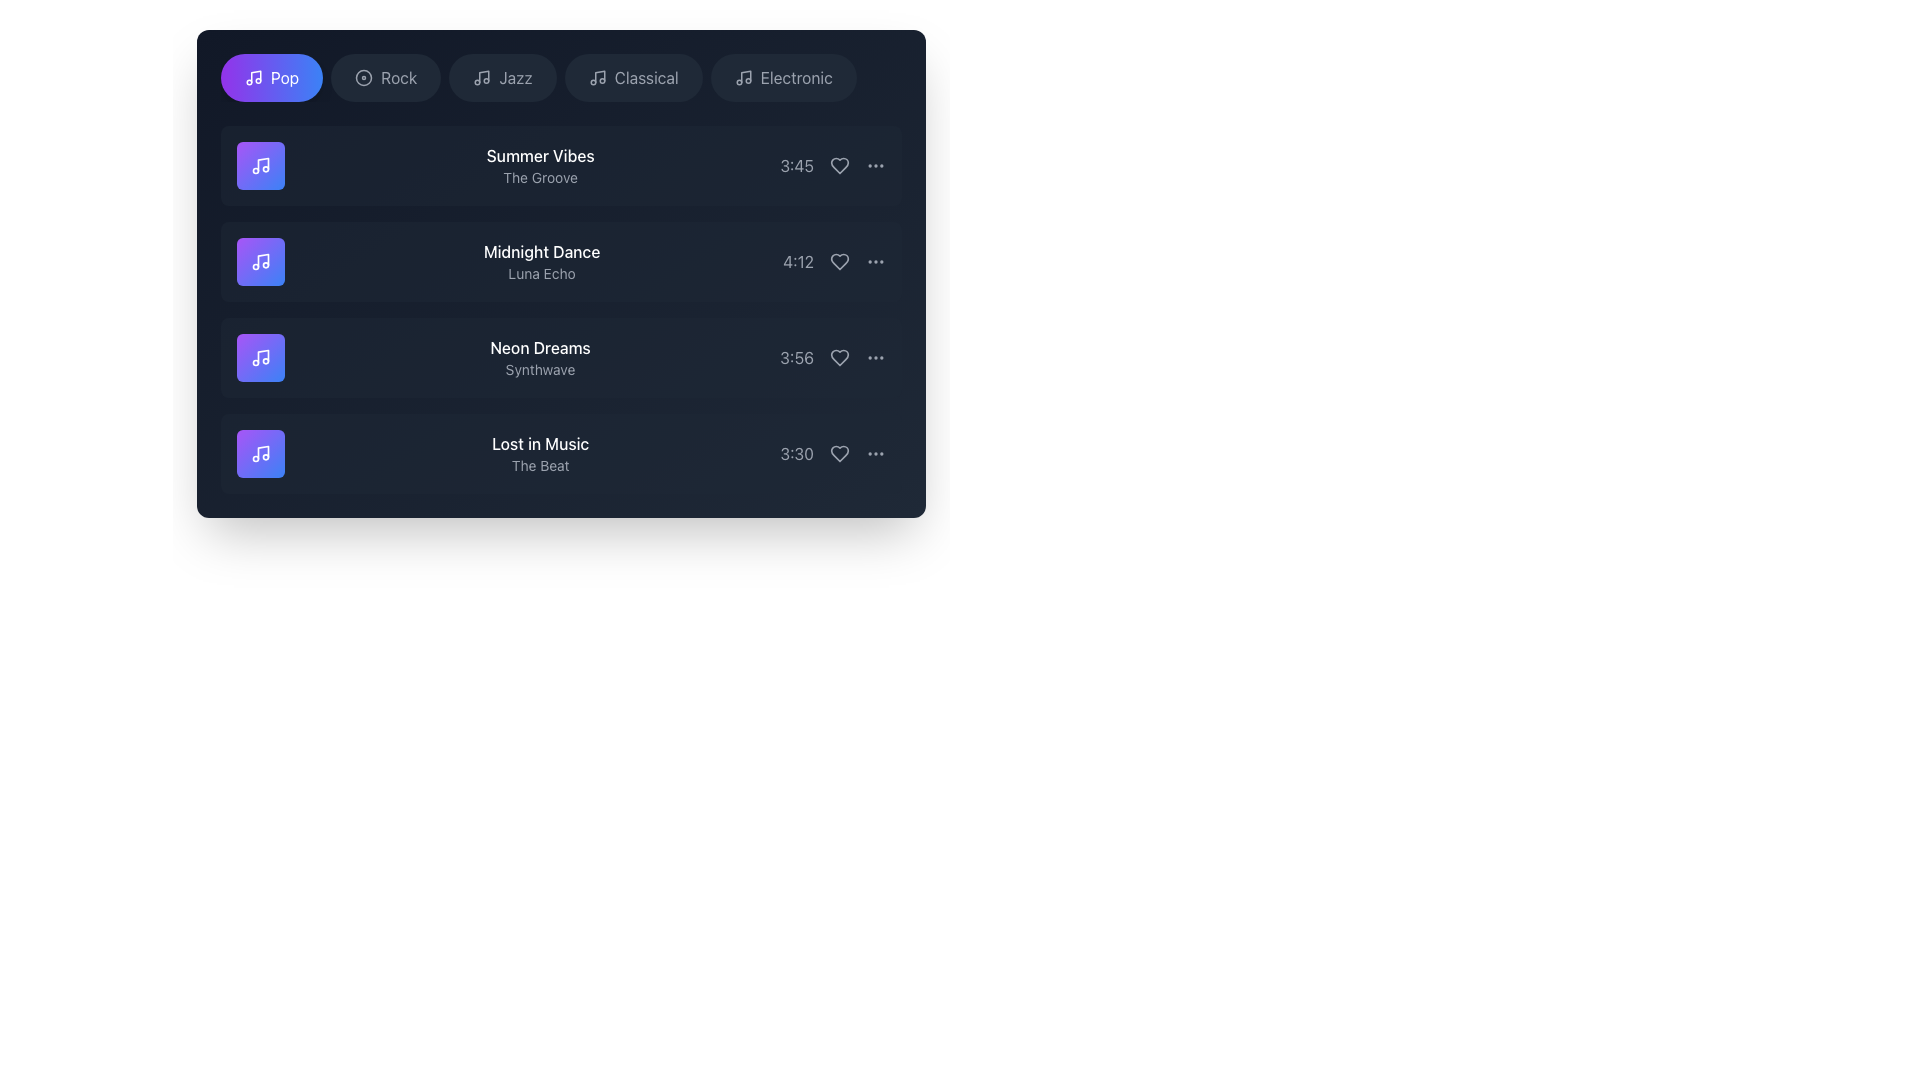 The width and height of the screenshot is (1920, 1080). What do you see at coordinates (540, 357) in the screenshot?
I see `the text-based display element that shows 'Neon Dreams' and 'Synthwave'` at bounding box center [540, 357].